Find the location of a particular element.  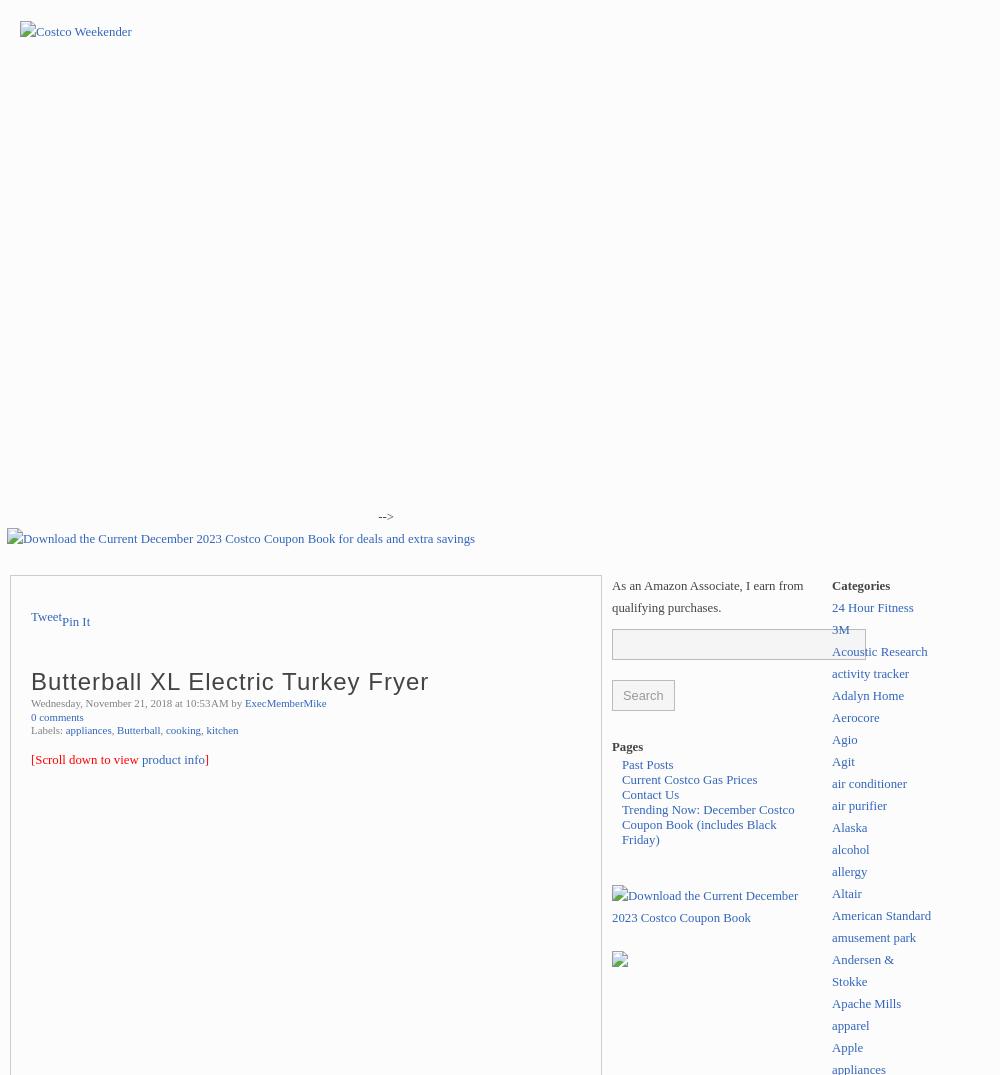

'Wednesday, November 21, 2018

       at 10:53 AM by' is located at coordinates (137, 702).